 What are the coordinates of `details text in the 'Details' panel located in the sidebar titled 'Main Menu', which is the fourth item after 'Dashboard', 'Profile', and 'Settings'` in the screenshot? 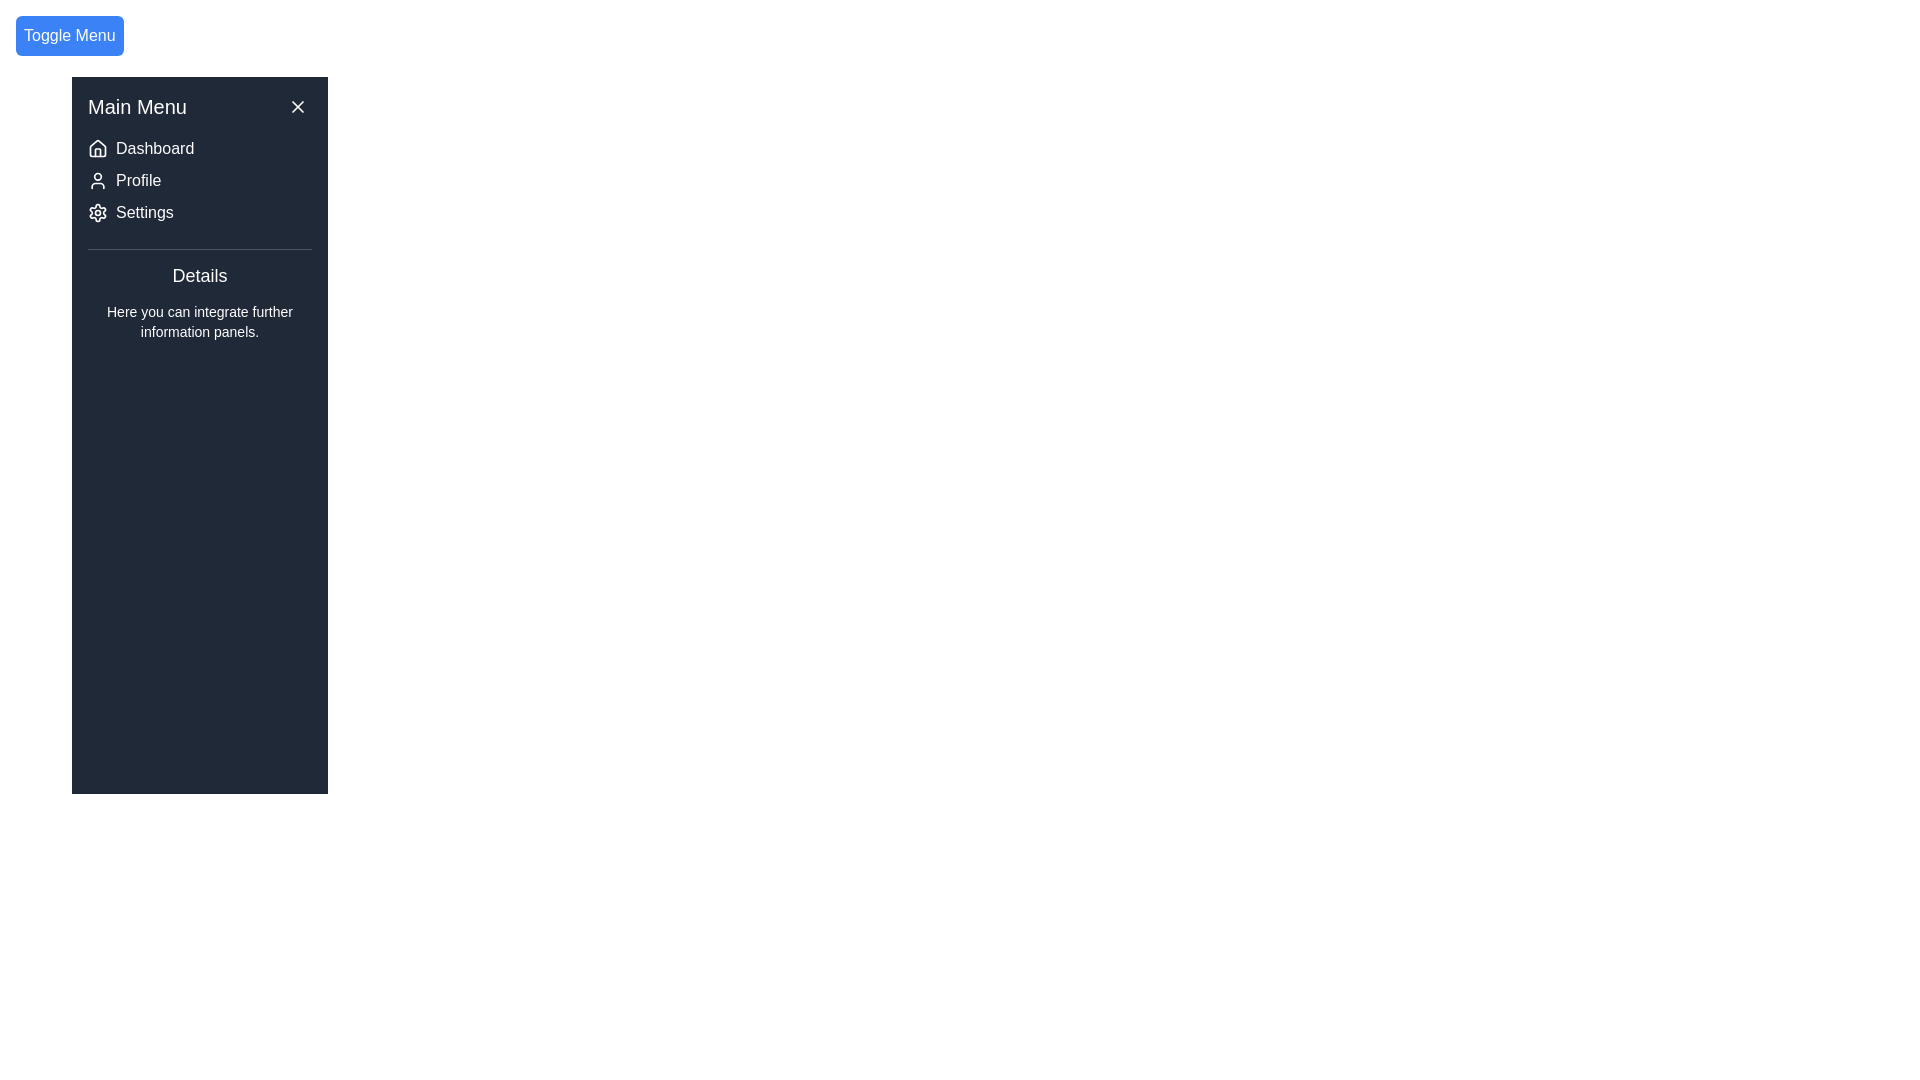 It's located at (200, 301).